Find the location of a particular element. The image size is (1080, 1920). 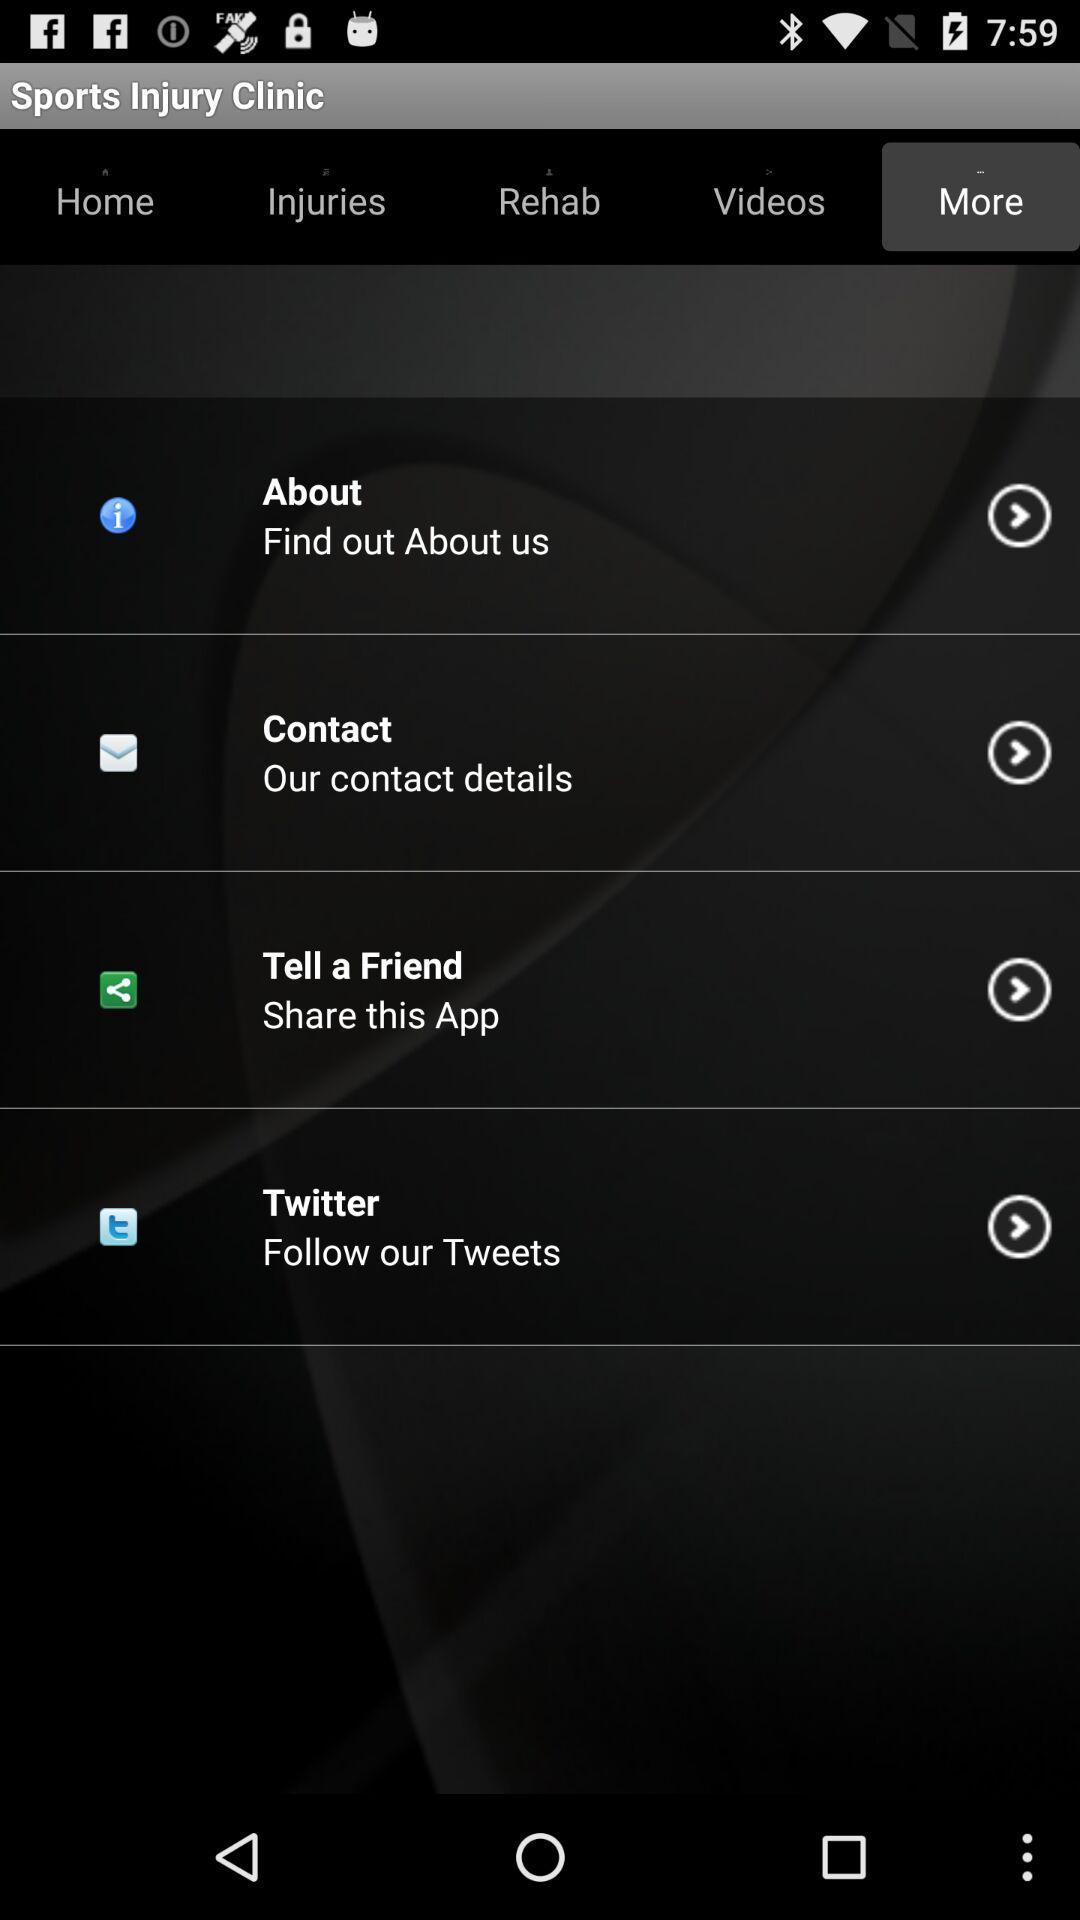

rehab is located at coordinates (549, 196).